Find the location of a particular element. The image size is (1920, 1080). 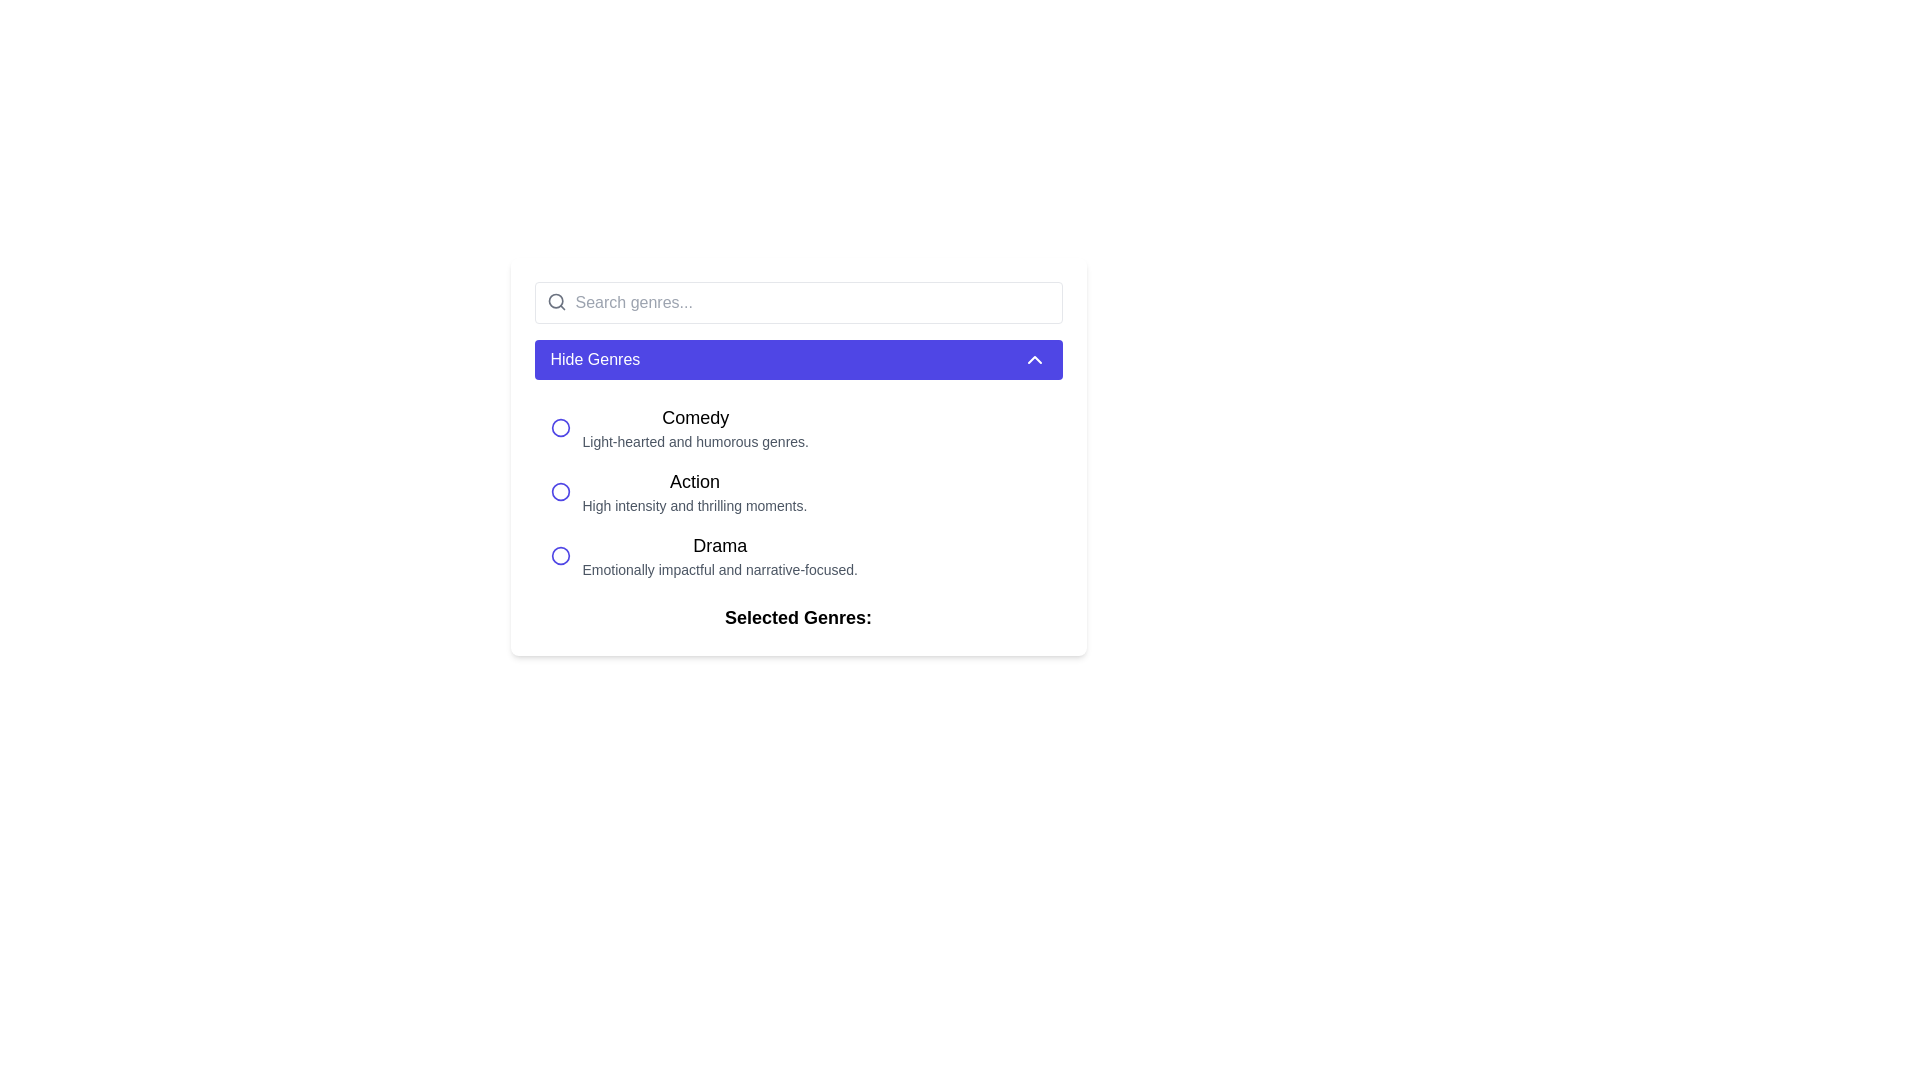

the 'Action' text label, which consists of a bold heading and a description below it, located between the 'Comedy' and 'Drama' items under the 'Hide Genres' header is located at coordinates (695, 492).